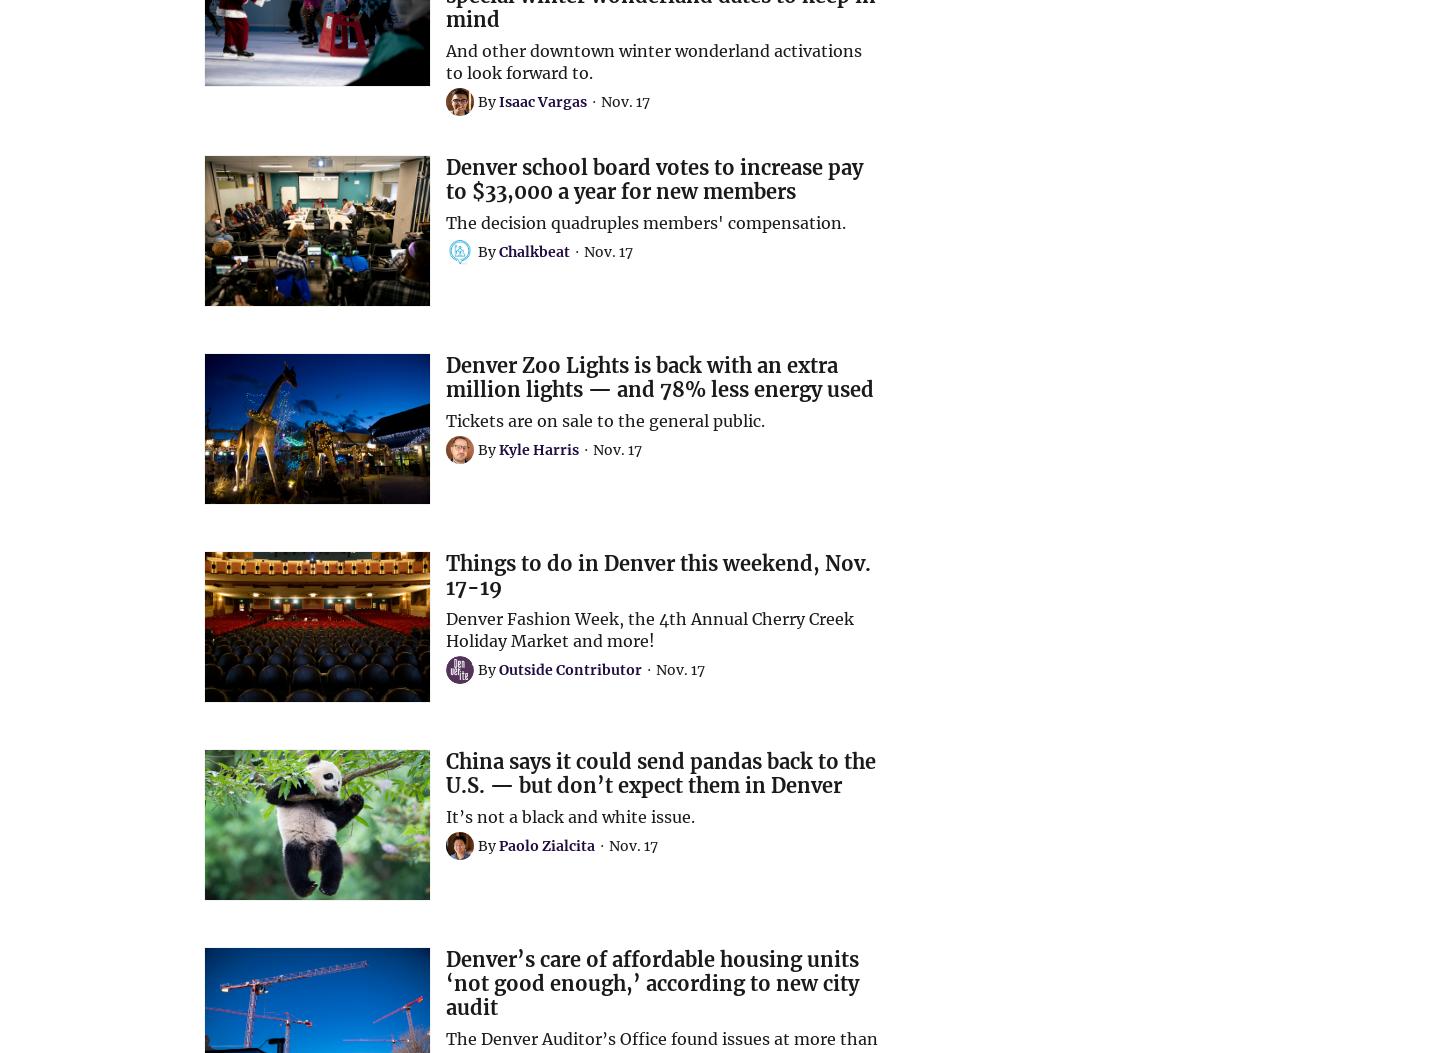  Describe the element at coordinates (603, 420) in the screenshot. I see `'Tickets are on sale to the general public.'` at that location.